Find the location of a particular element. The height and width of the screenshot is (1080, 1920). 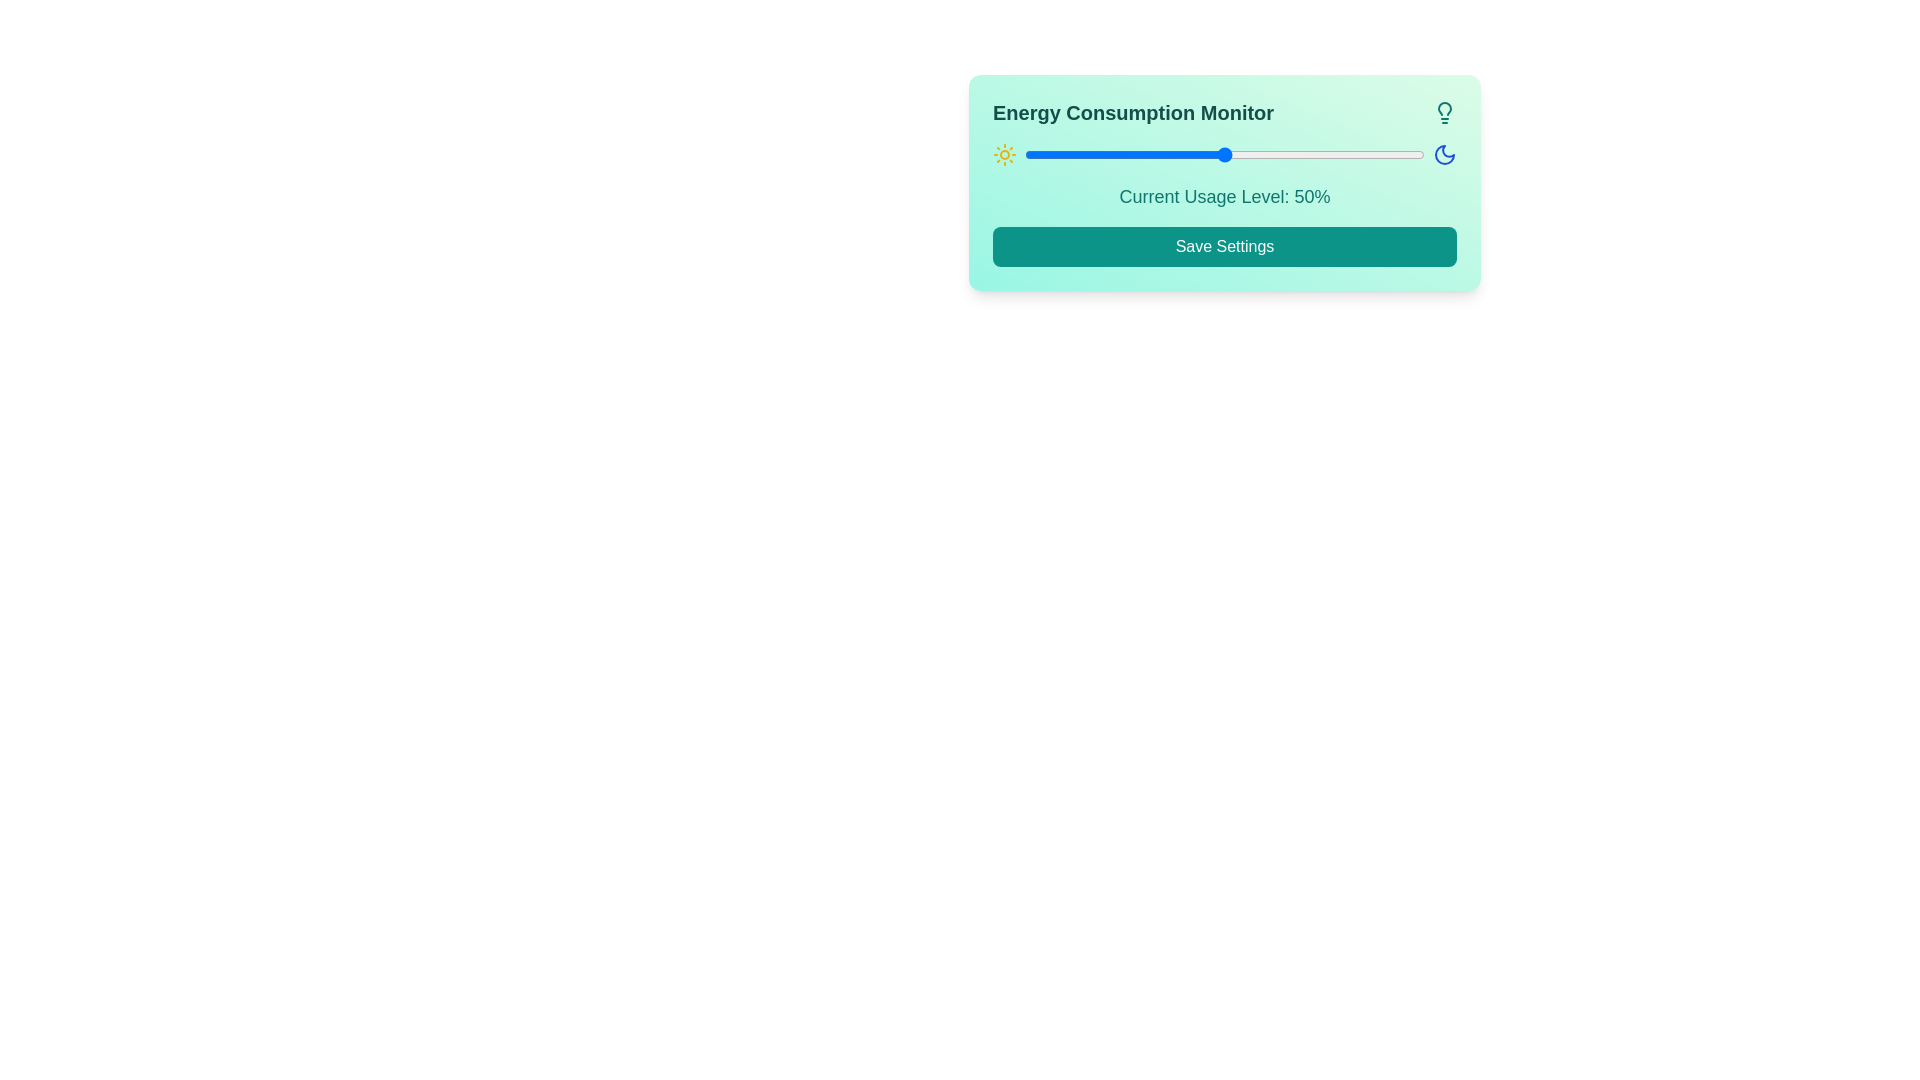

the slider to set the energy usage level to 68% is located at coordinates (1296, 153).